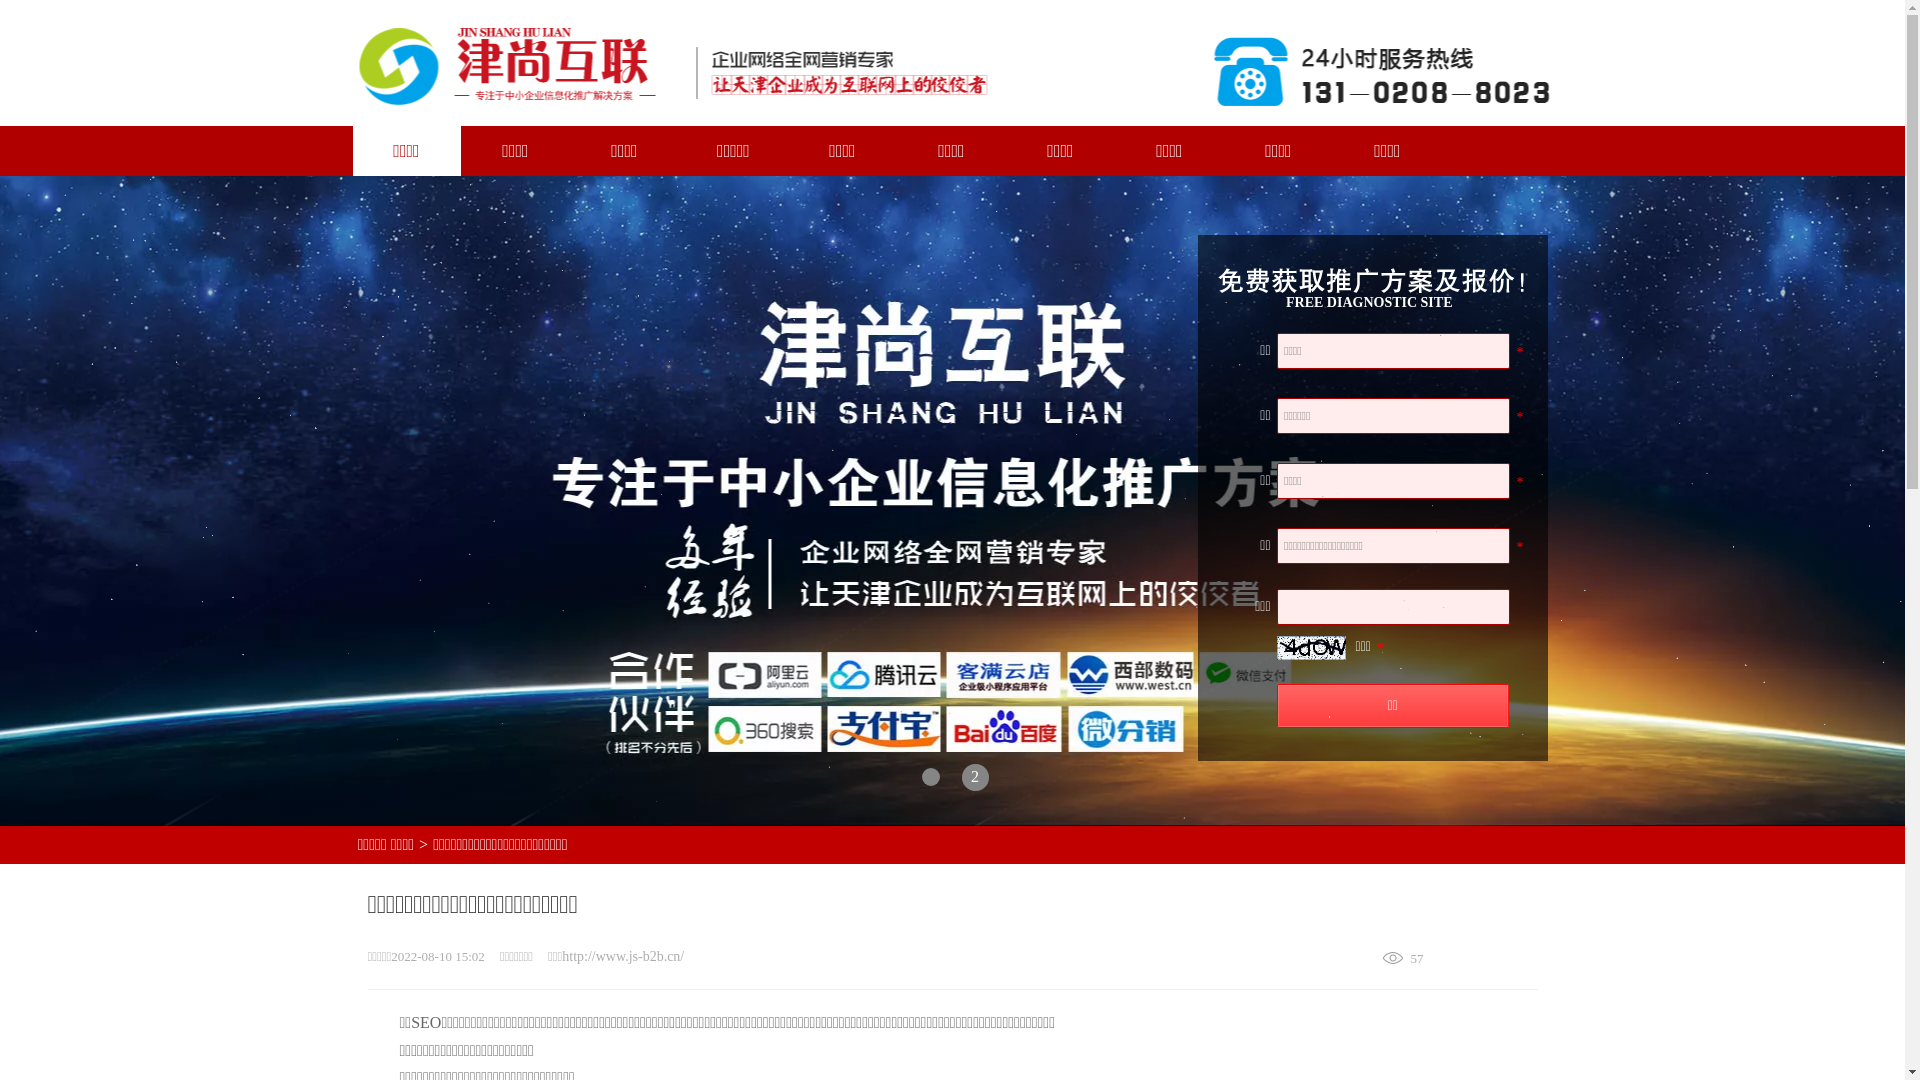 Image resolution: width=1920 pixels, height=1080 pixels. What do you see at coordinates (622, 955) in the screenshot?
I see `'http://www.js-b2b.cn/'` at bounding box center [622, 955].